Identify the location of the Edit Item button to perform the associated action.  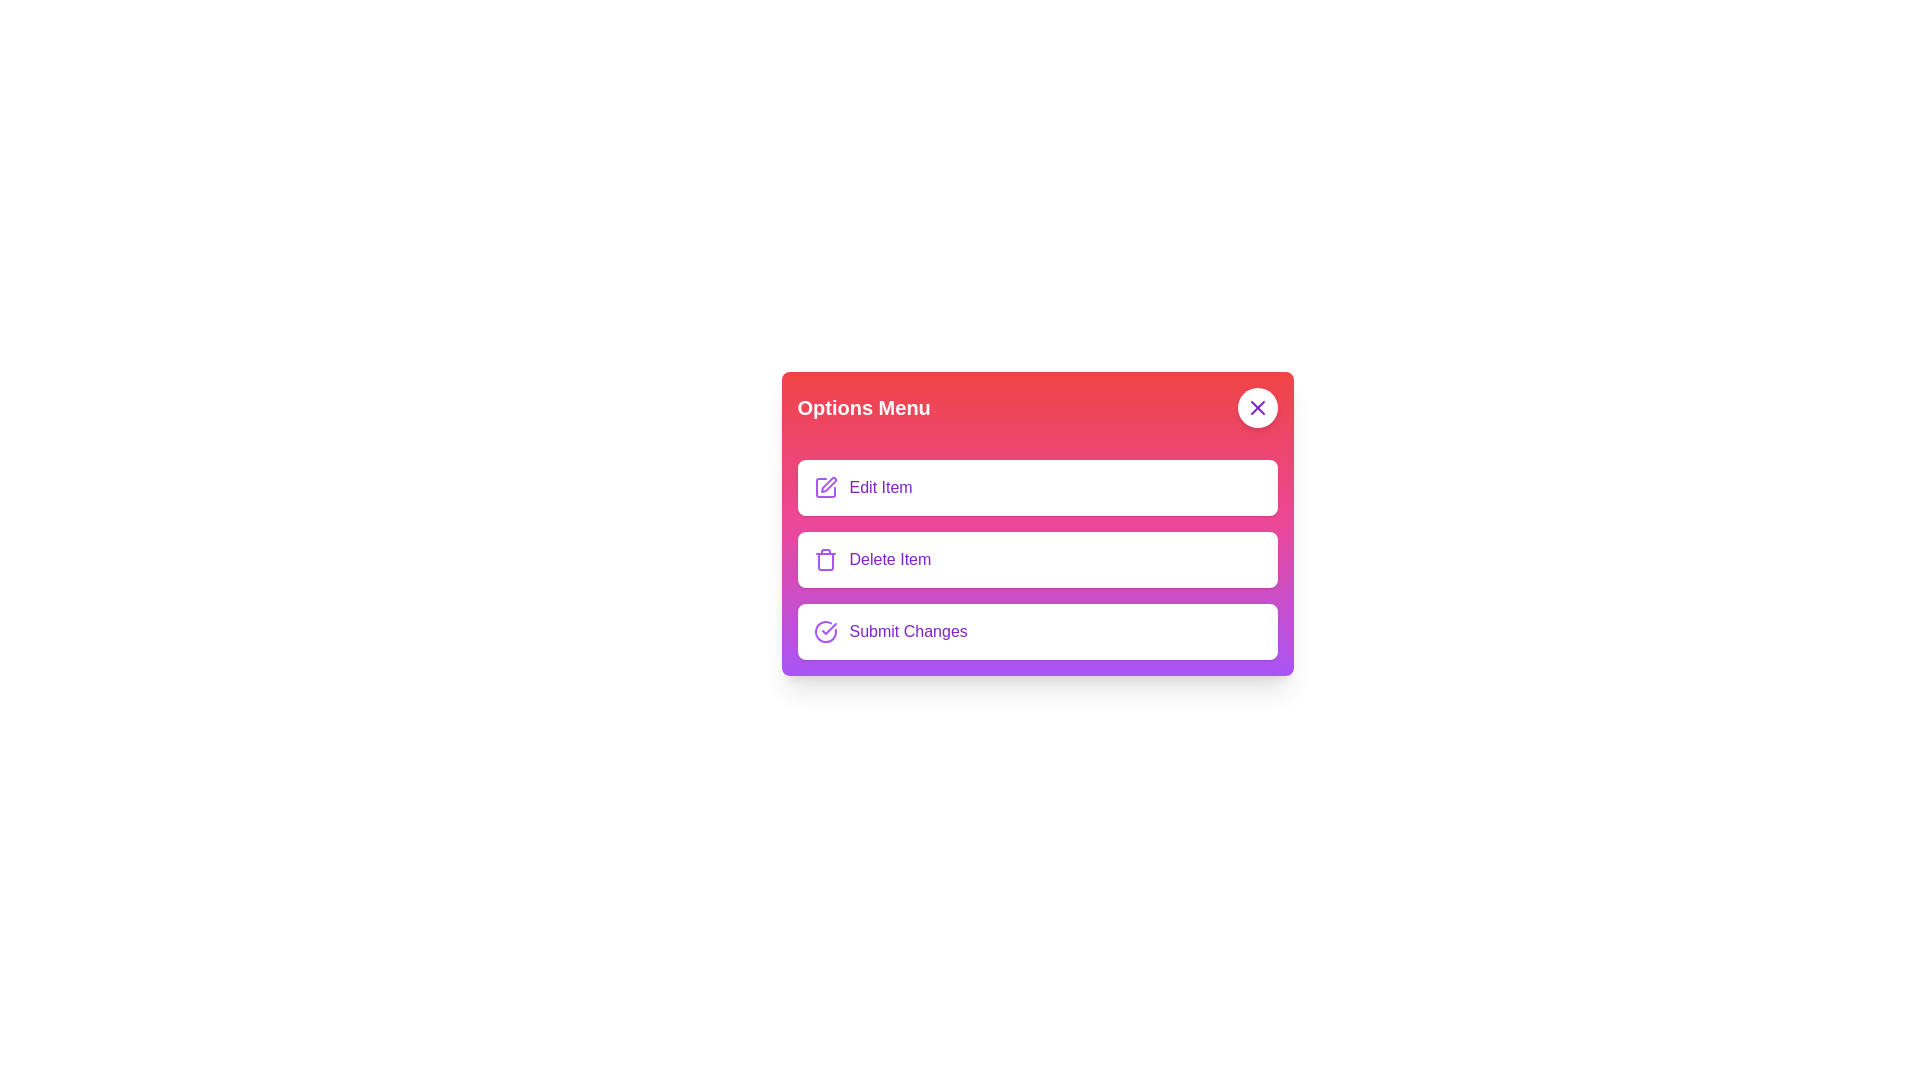
(825, 488).